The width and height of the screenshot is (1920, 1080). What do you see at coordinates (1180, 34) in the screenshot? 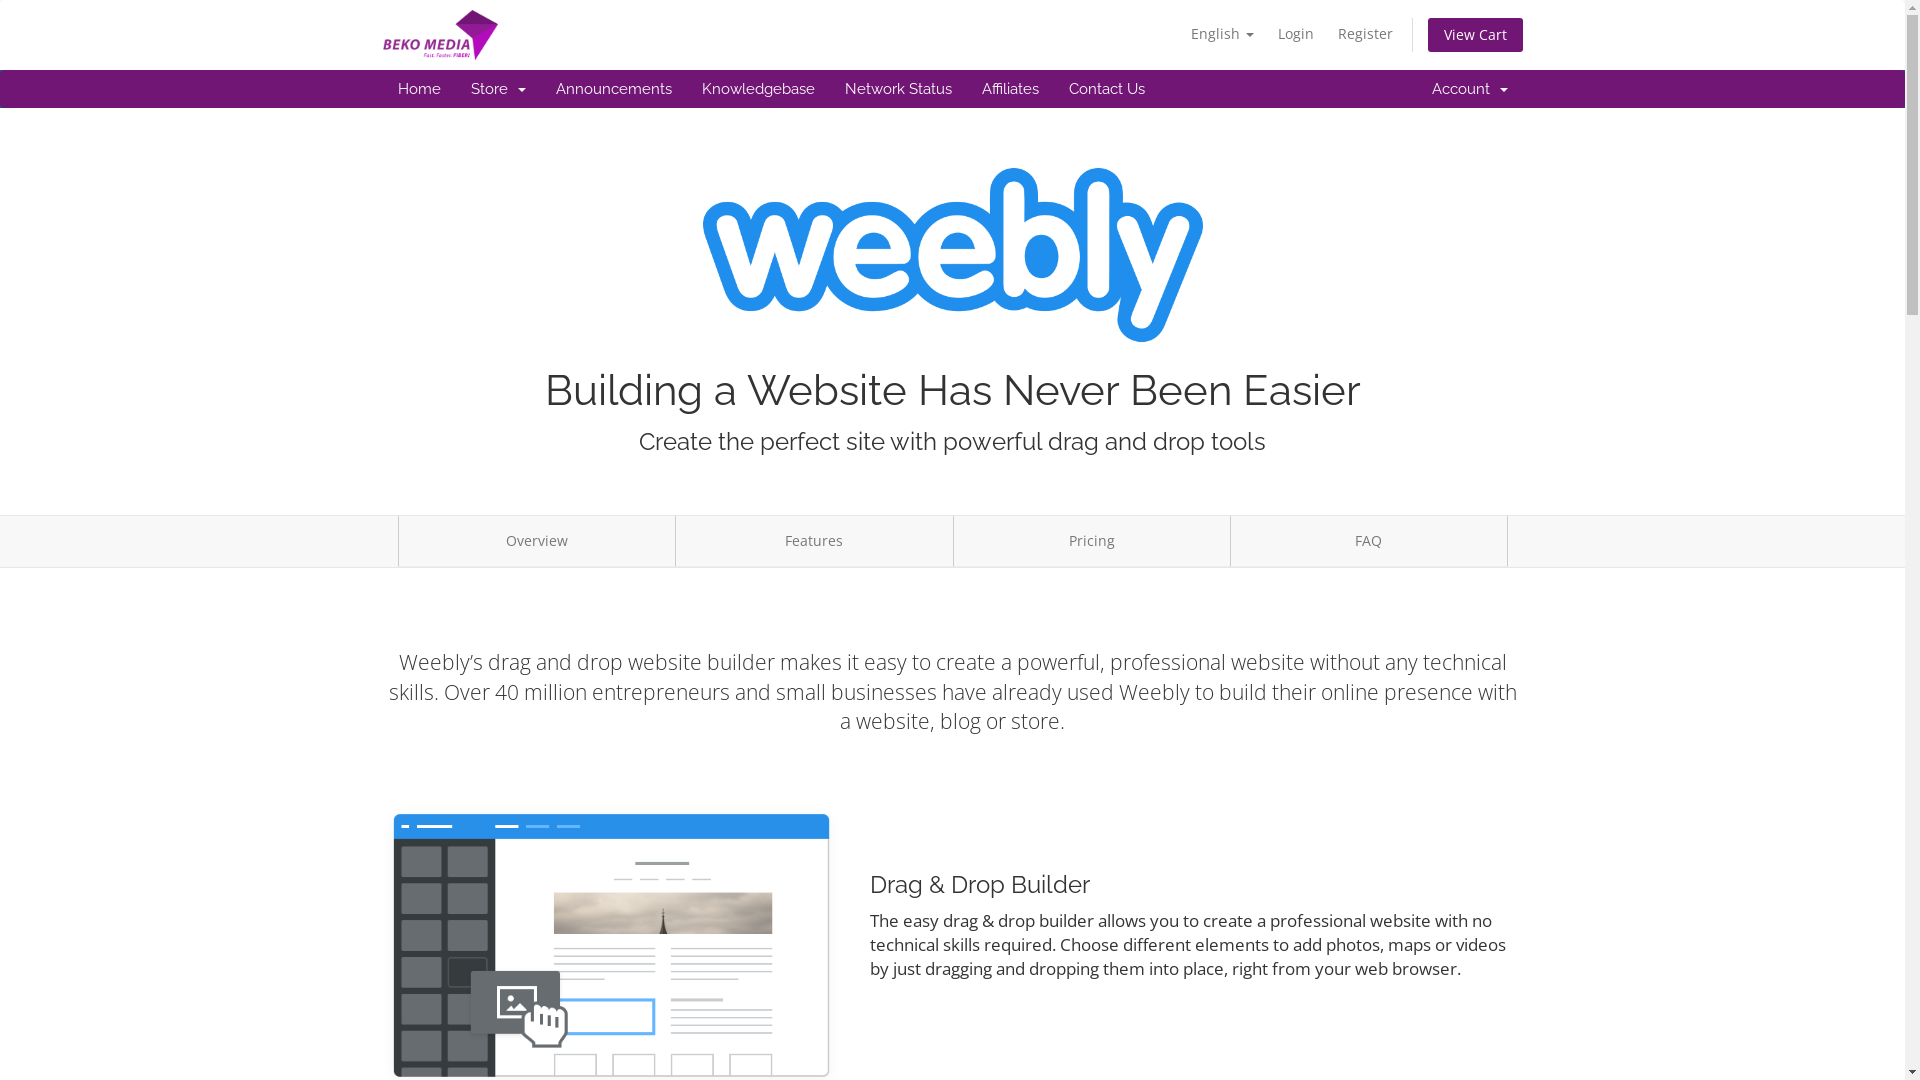
I see `'English'` at bounding box center [1180, 34].